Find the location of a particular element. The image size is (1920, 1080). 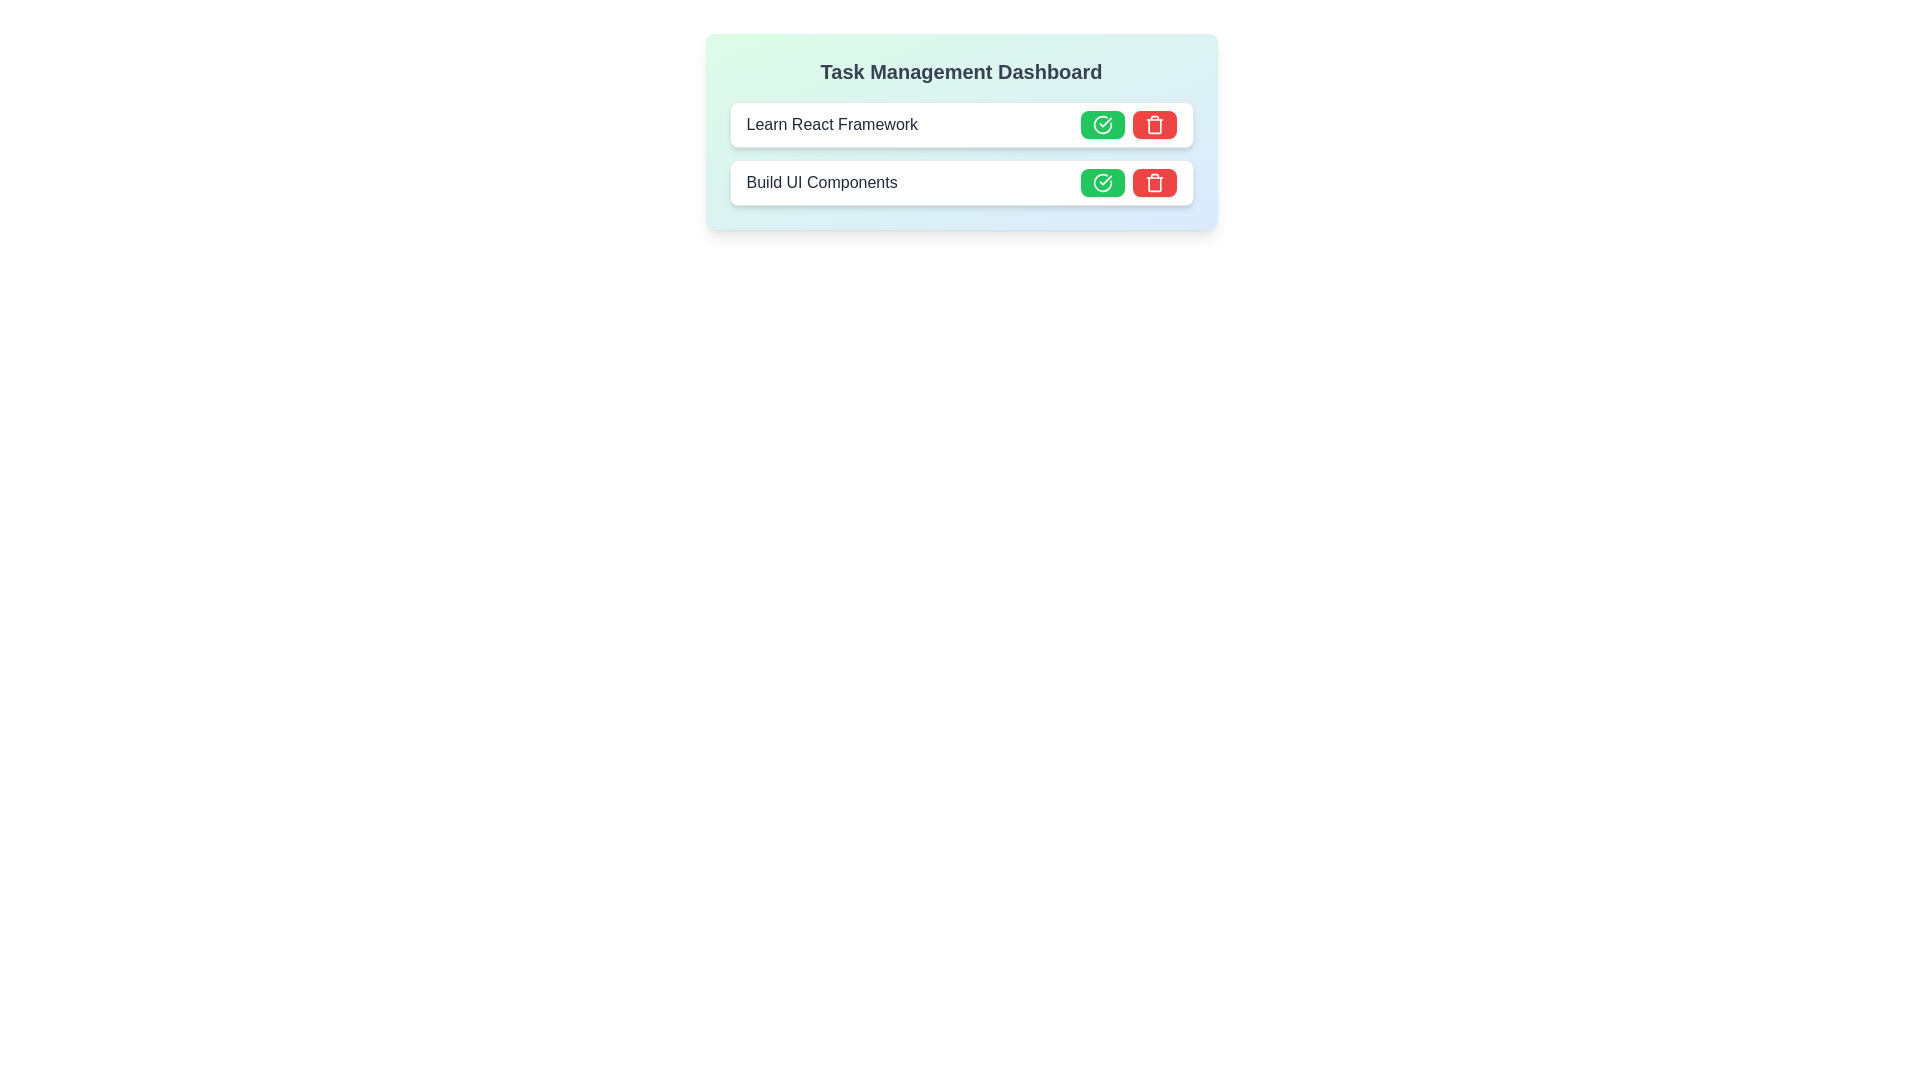

the prominent text label 'Task Management Dashboard' displayed at the top of its containing card is located at coordinates (961, 71).